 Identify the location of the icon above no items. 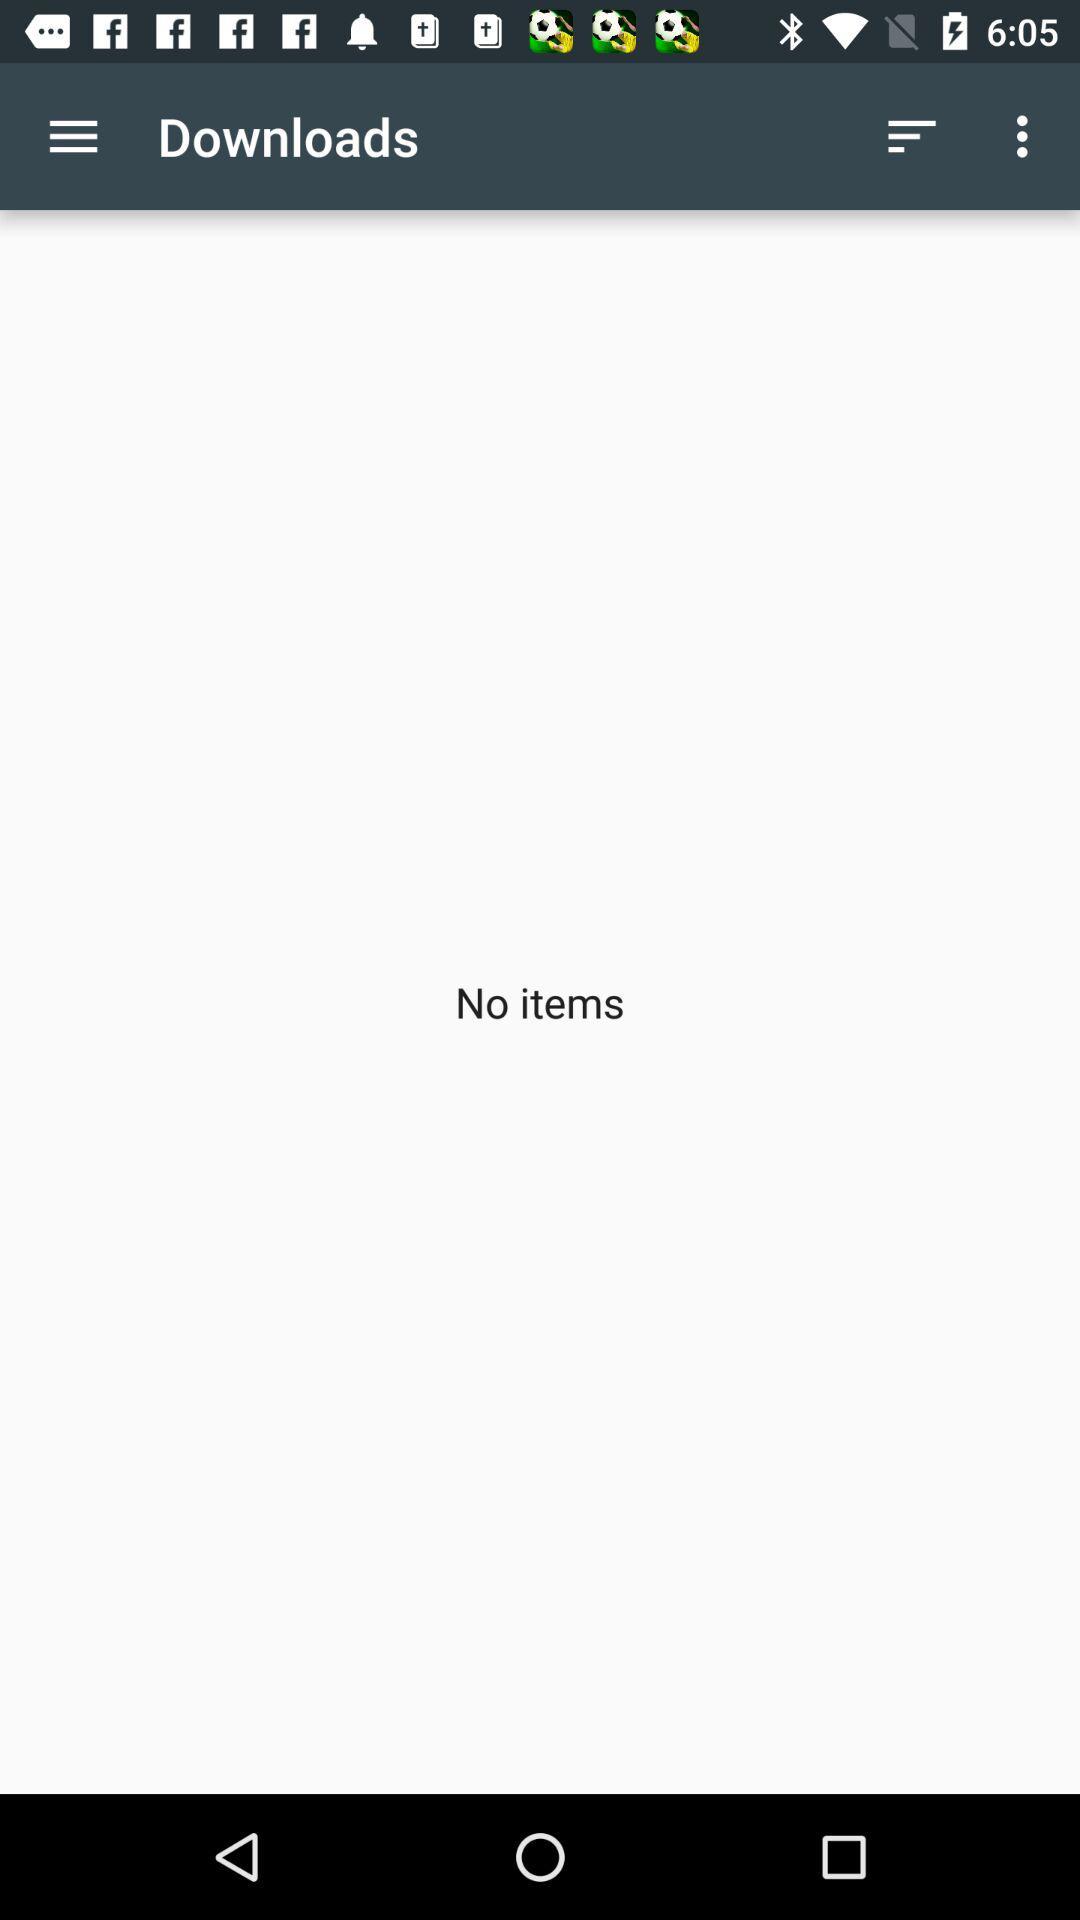
(911, 135).